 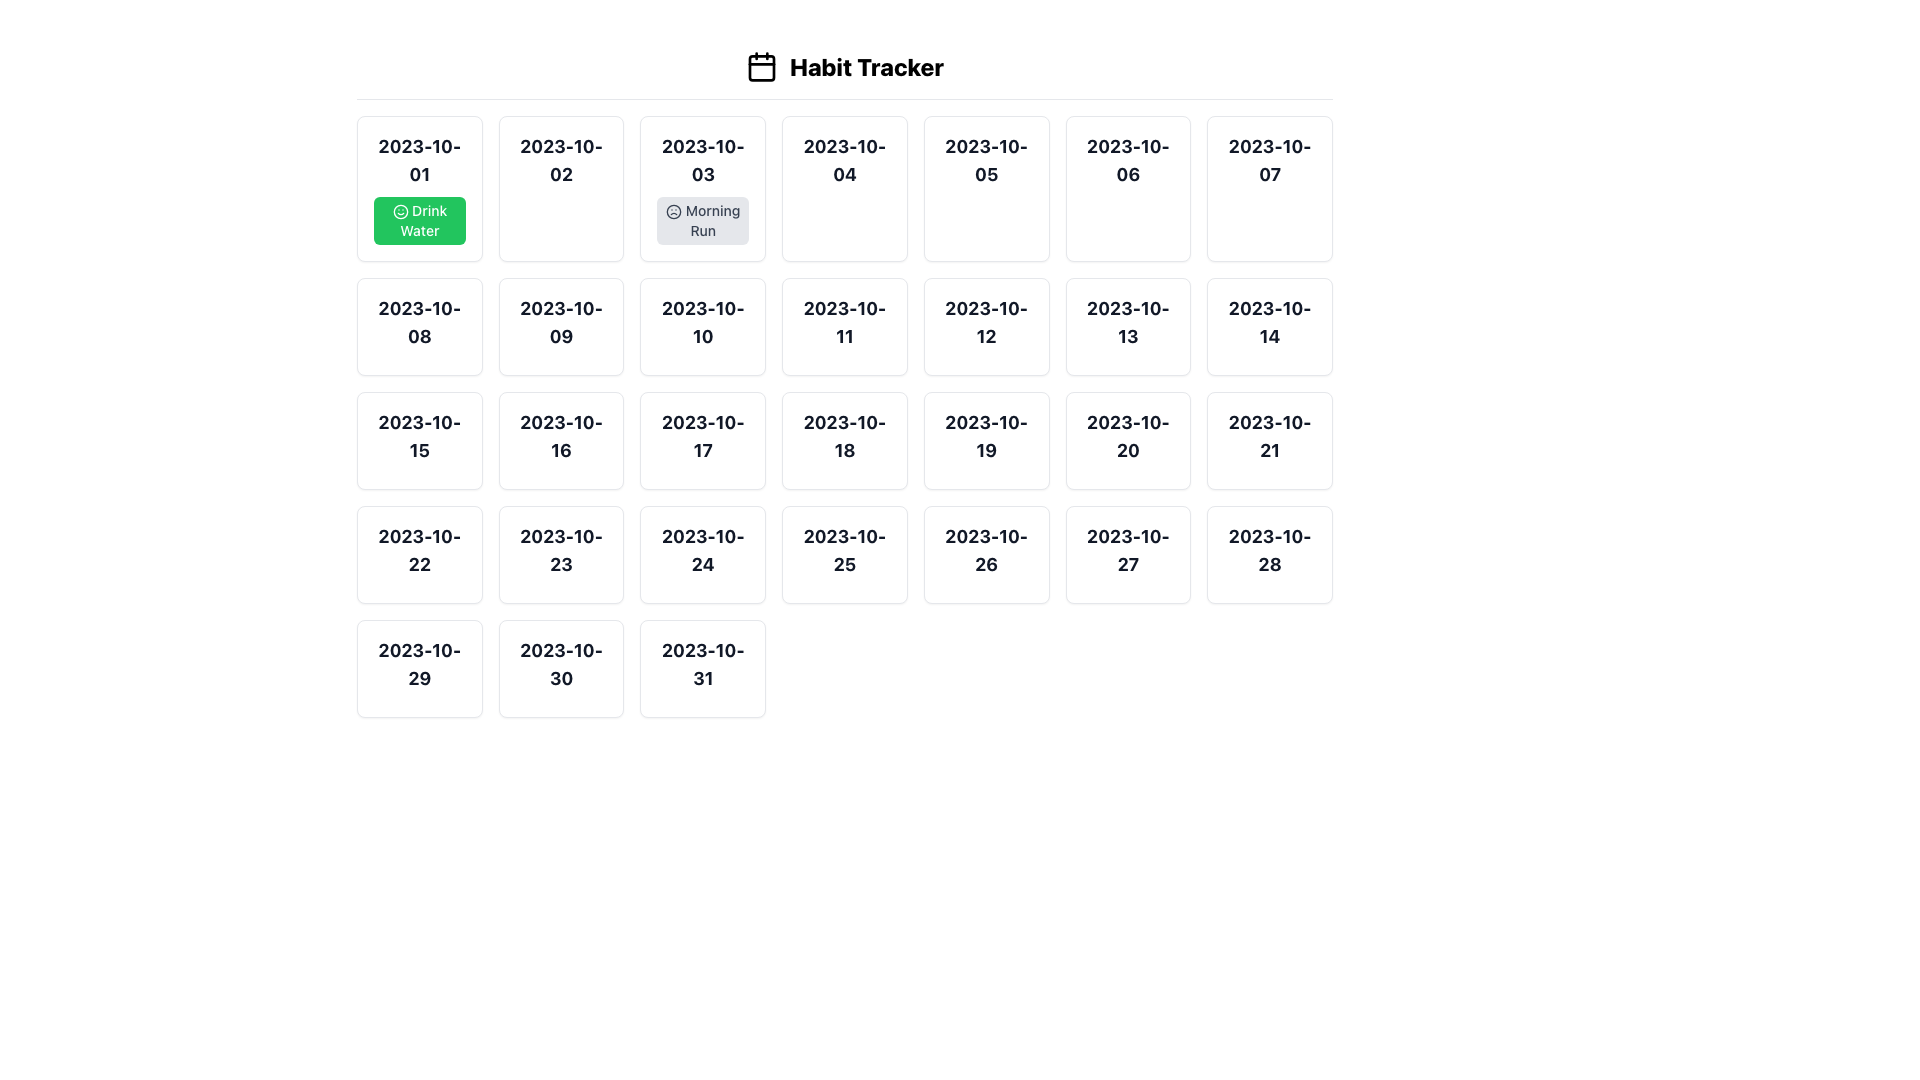 What do you see at coordinates (986, 189) in the screenshot?
I see `the text box displaying the date '2023-10-05'` at bounding box center [986, 189].